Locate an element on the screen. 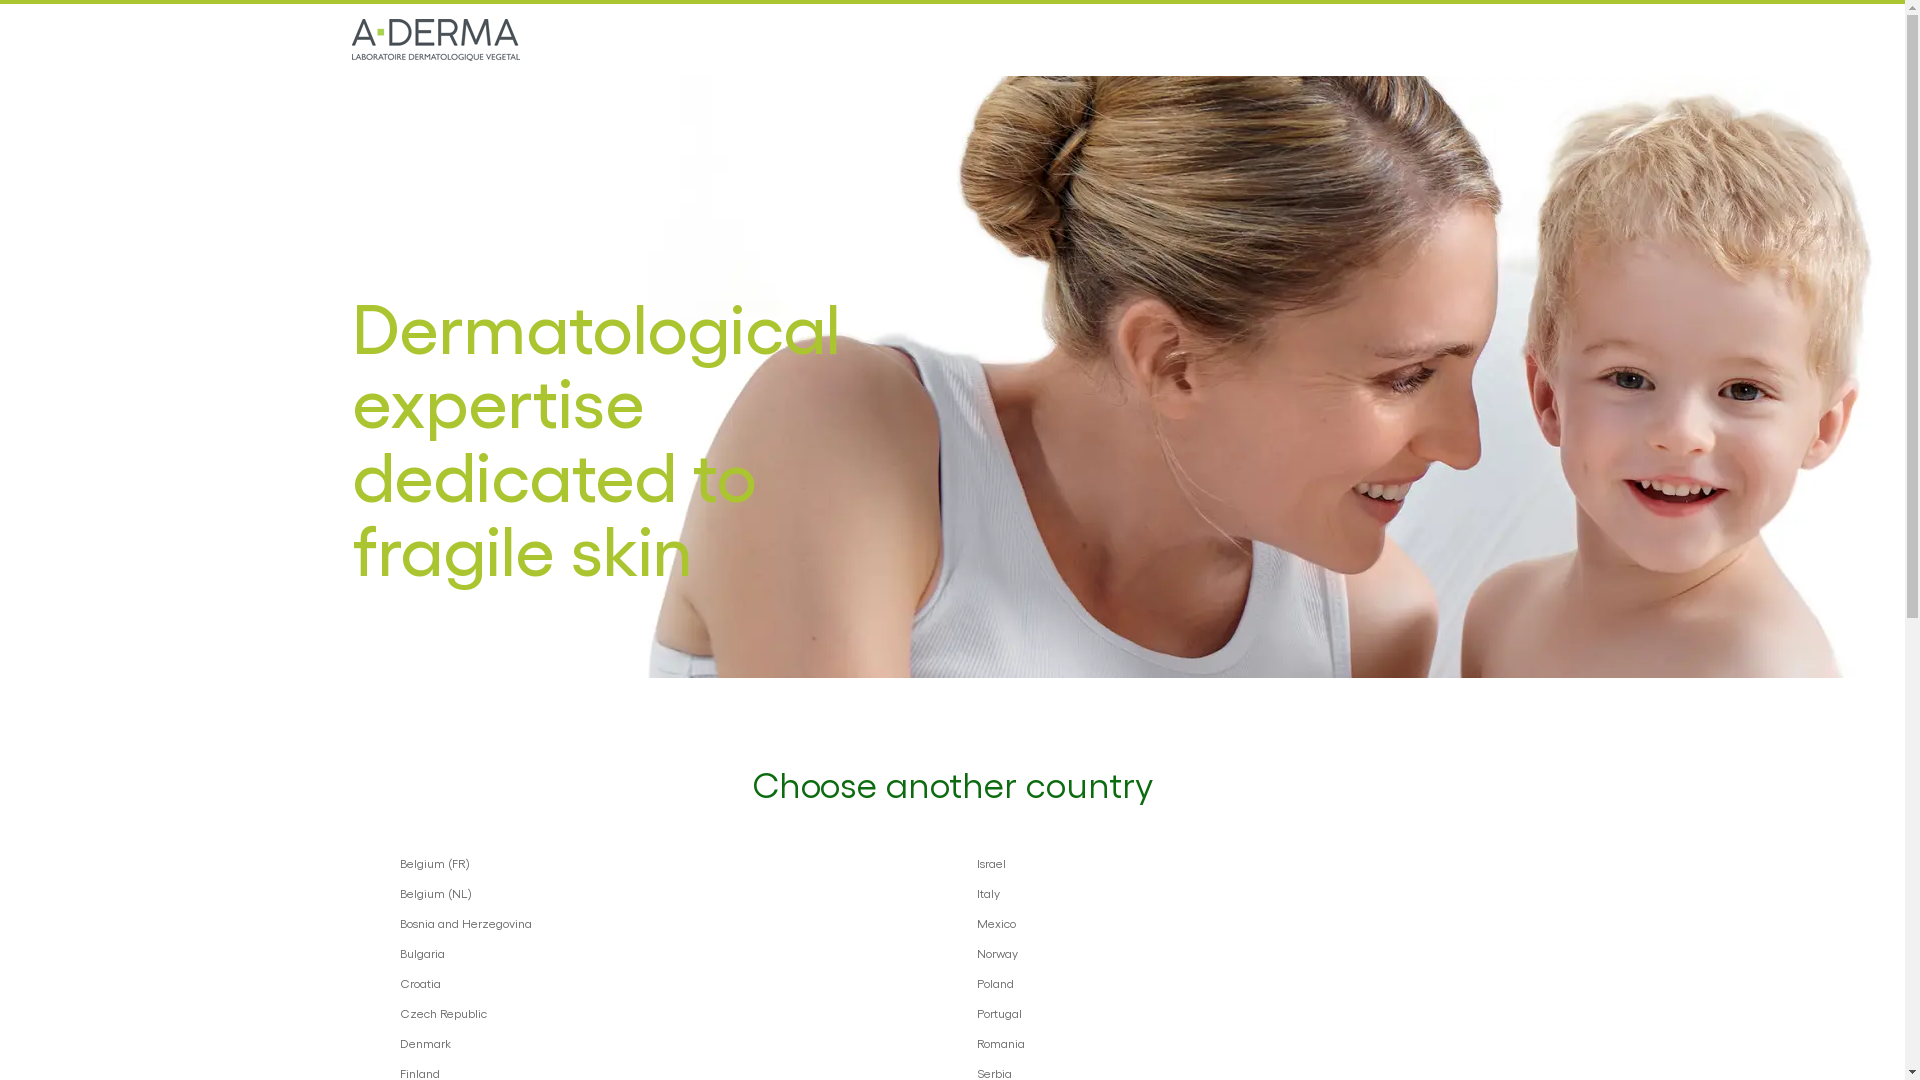 The height and width of the screenshot is (1080, 1920). 'Romania' is located at coordinates (1239, 1041).